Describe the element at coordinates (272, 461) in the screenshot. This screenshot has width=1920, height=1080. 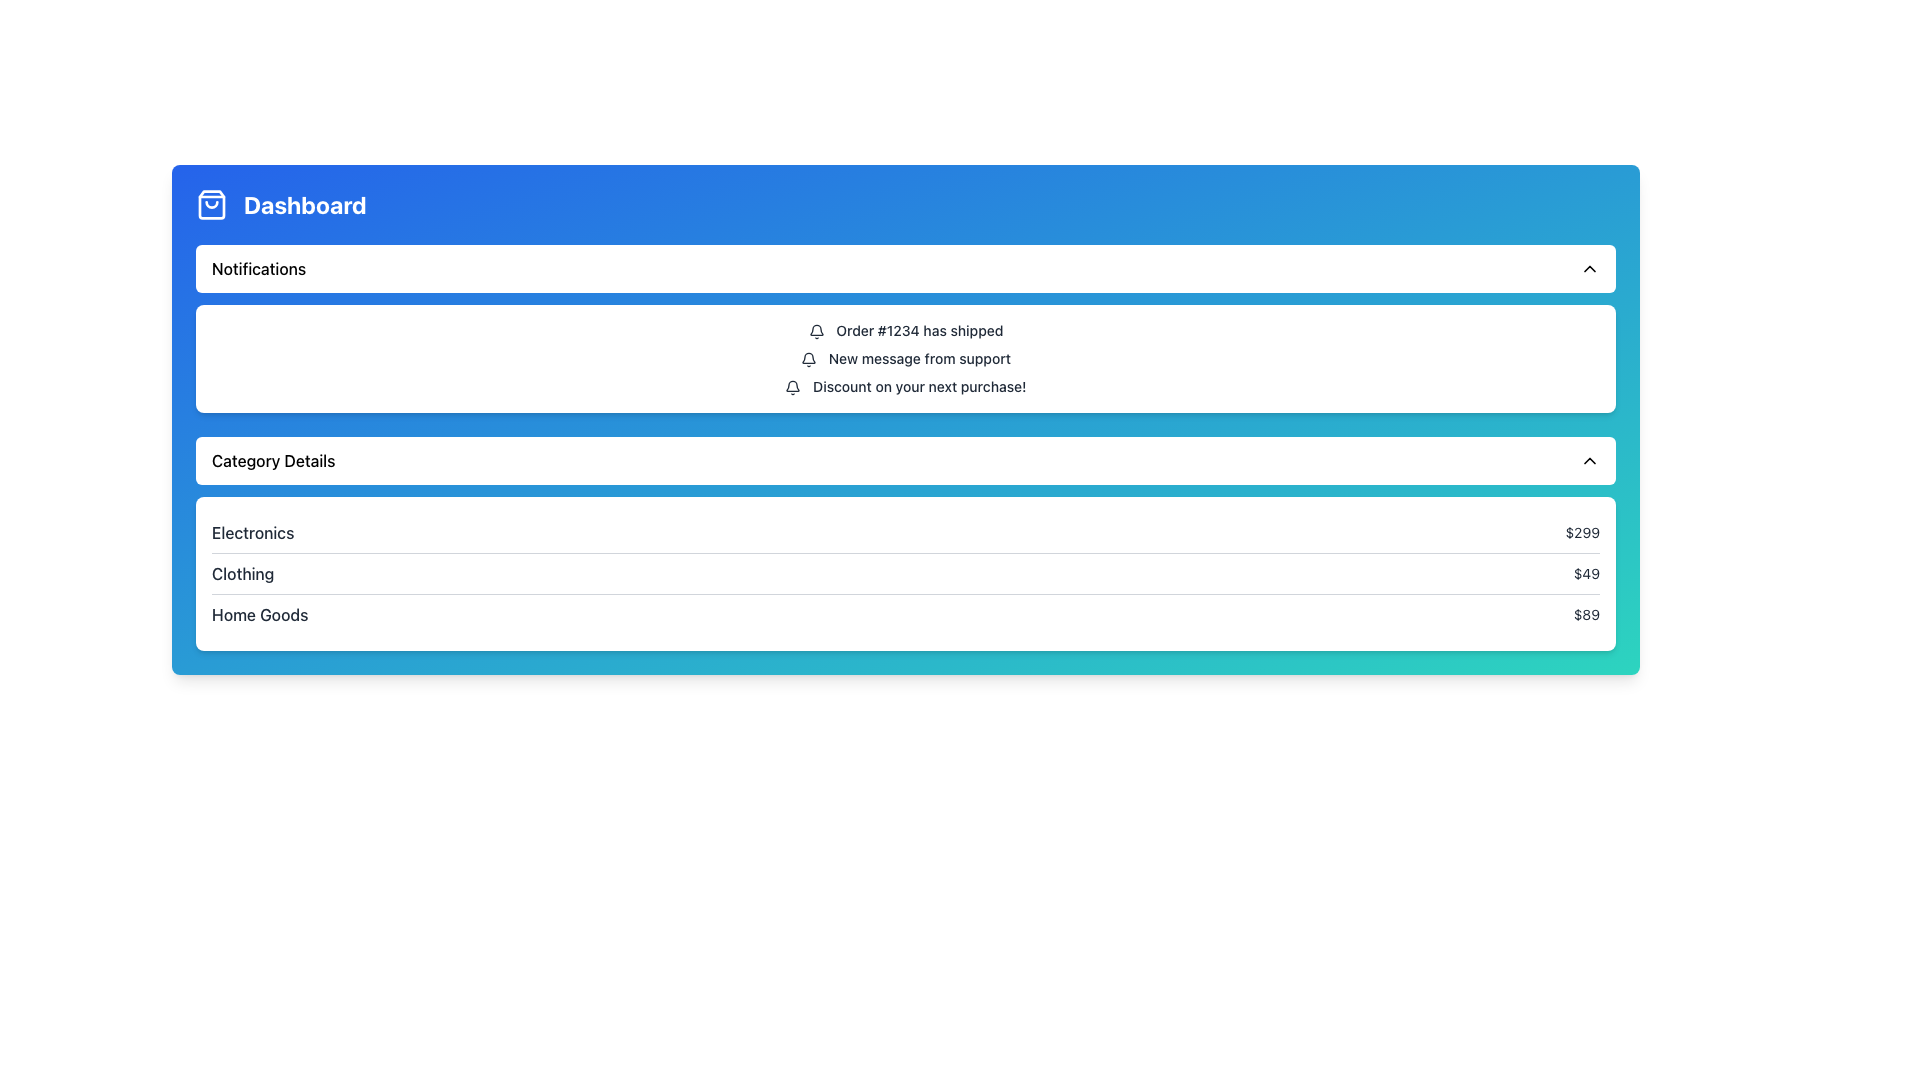
I see `the static text label that represents the title of a collapsible section, located near the center of a horizontally-styled panel in the top-left quadrant` at that location.